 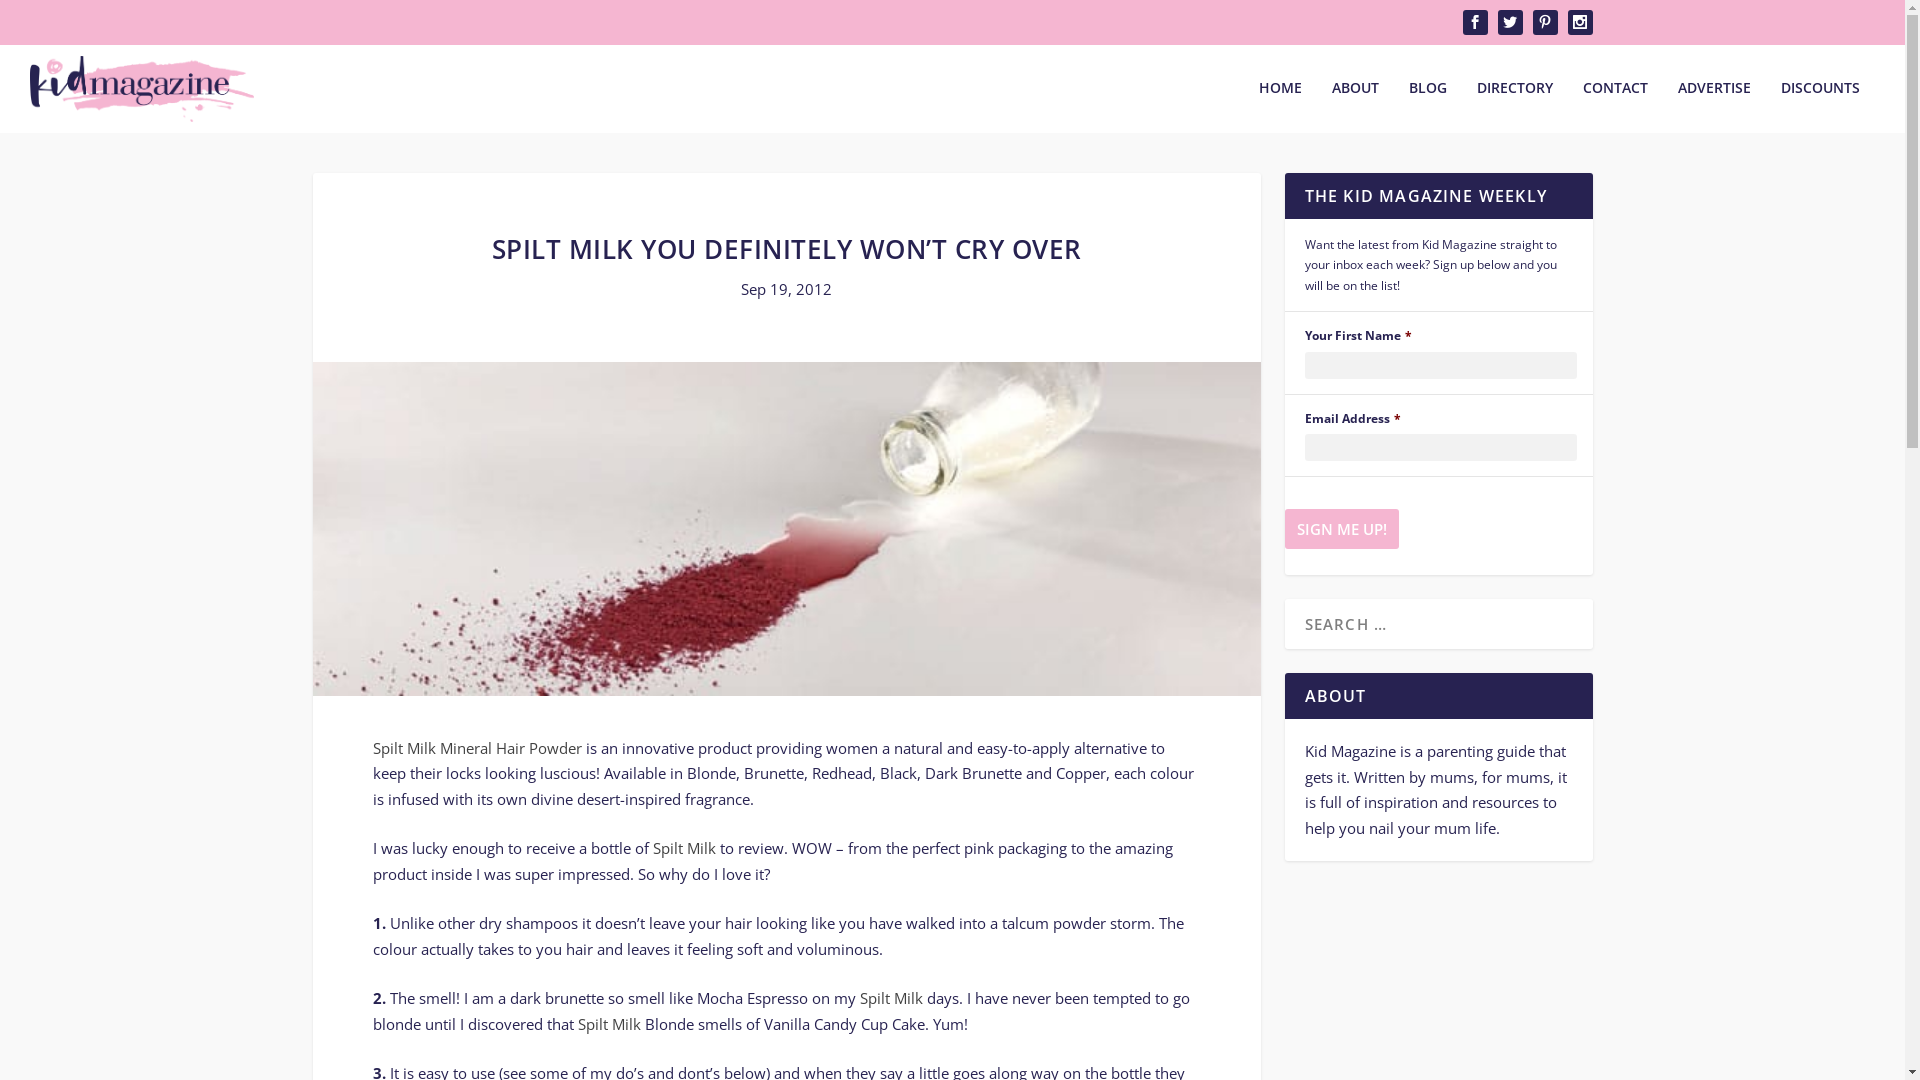 What do you see at coordinates (475, 748) in the screenshot?
I see `'Spilt Milk Mineral Hair Powder'` at bounding box center [475, 748].